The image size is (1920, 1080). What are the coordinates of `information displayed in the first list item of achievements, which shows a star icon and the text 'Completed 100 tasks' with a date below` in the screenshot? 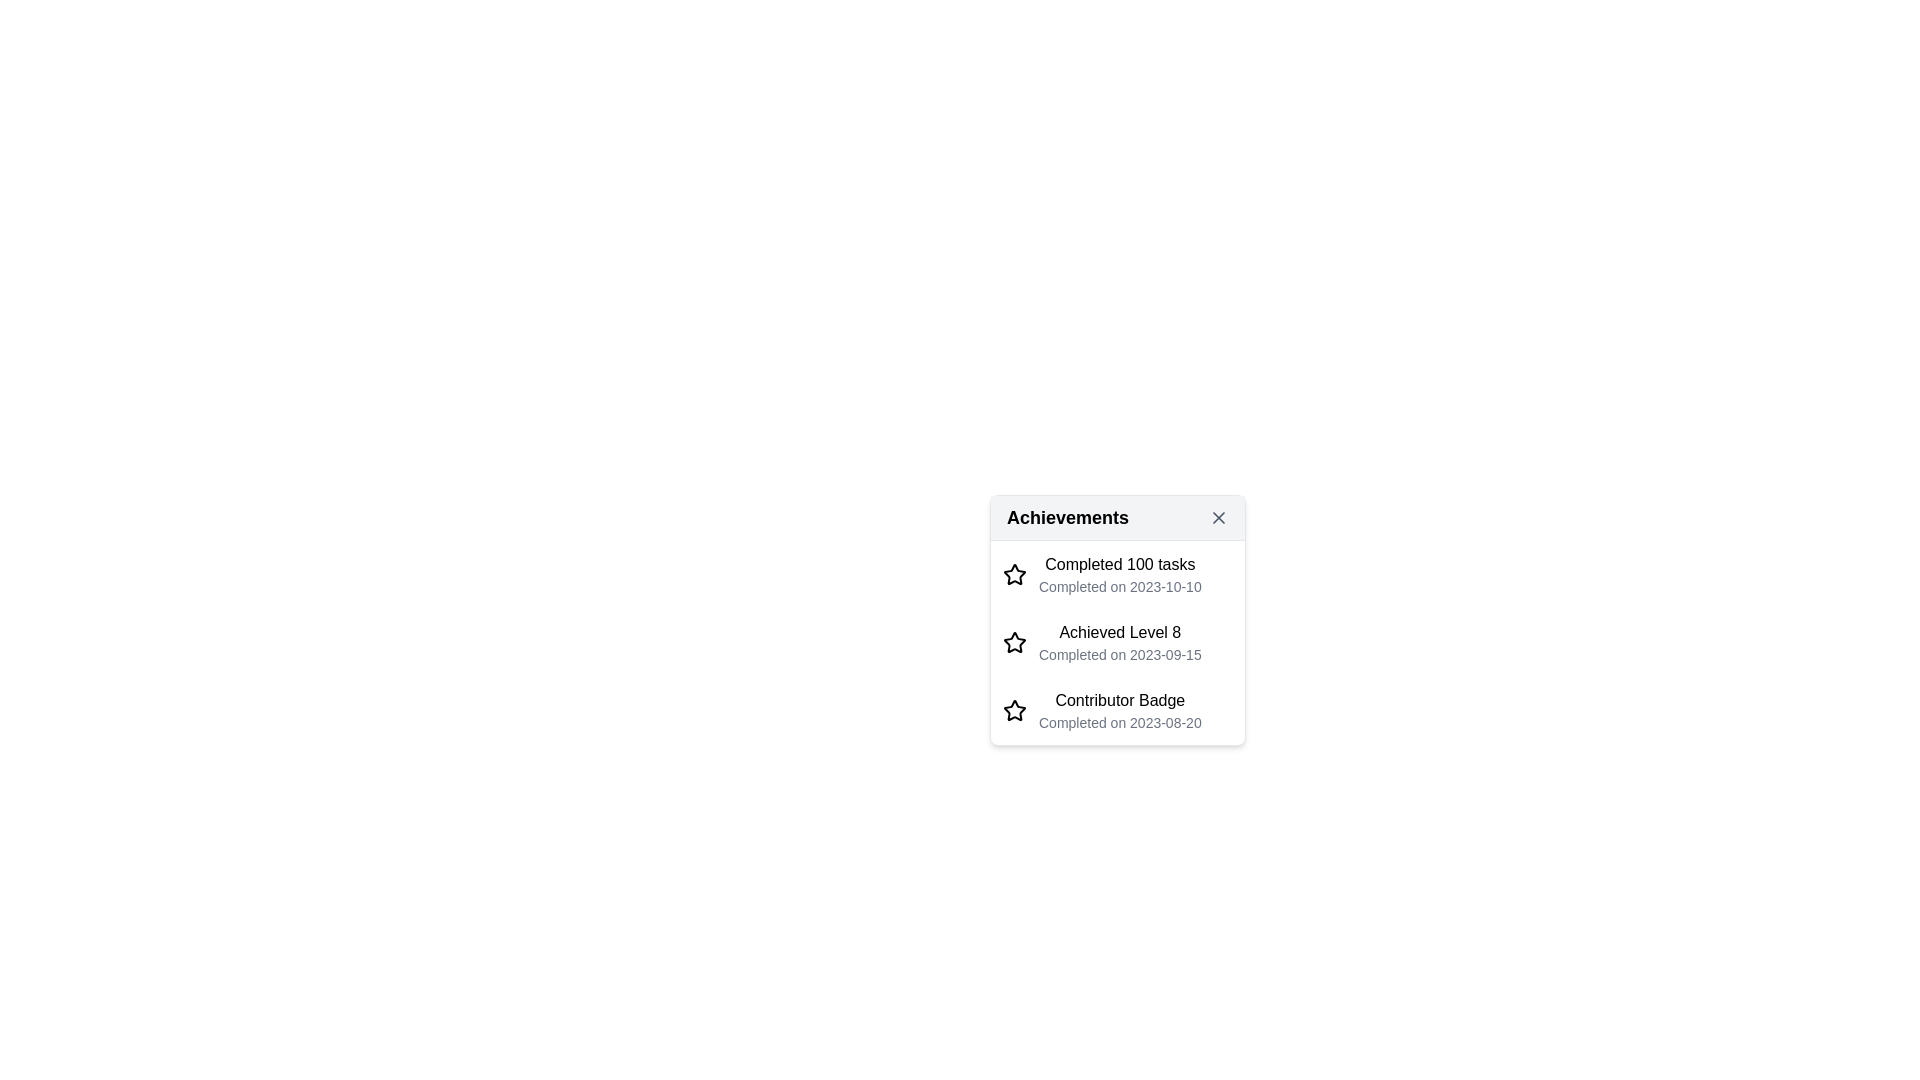 It's located at (1117, 574).